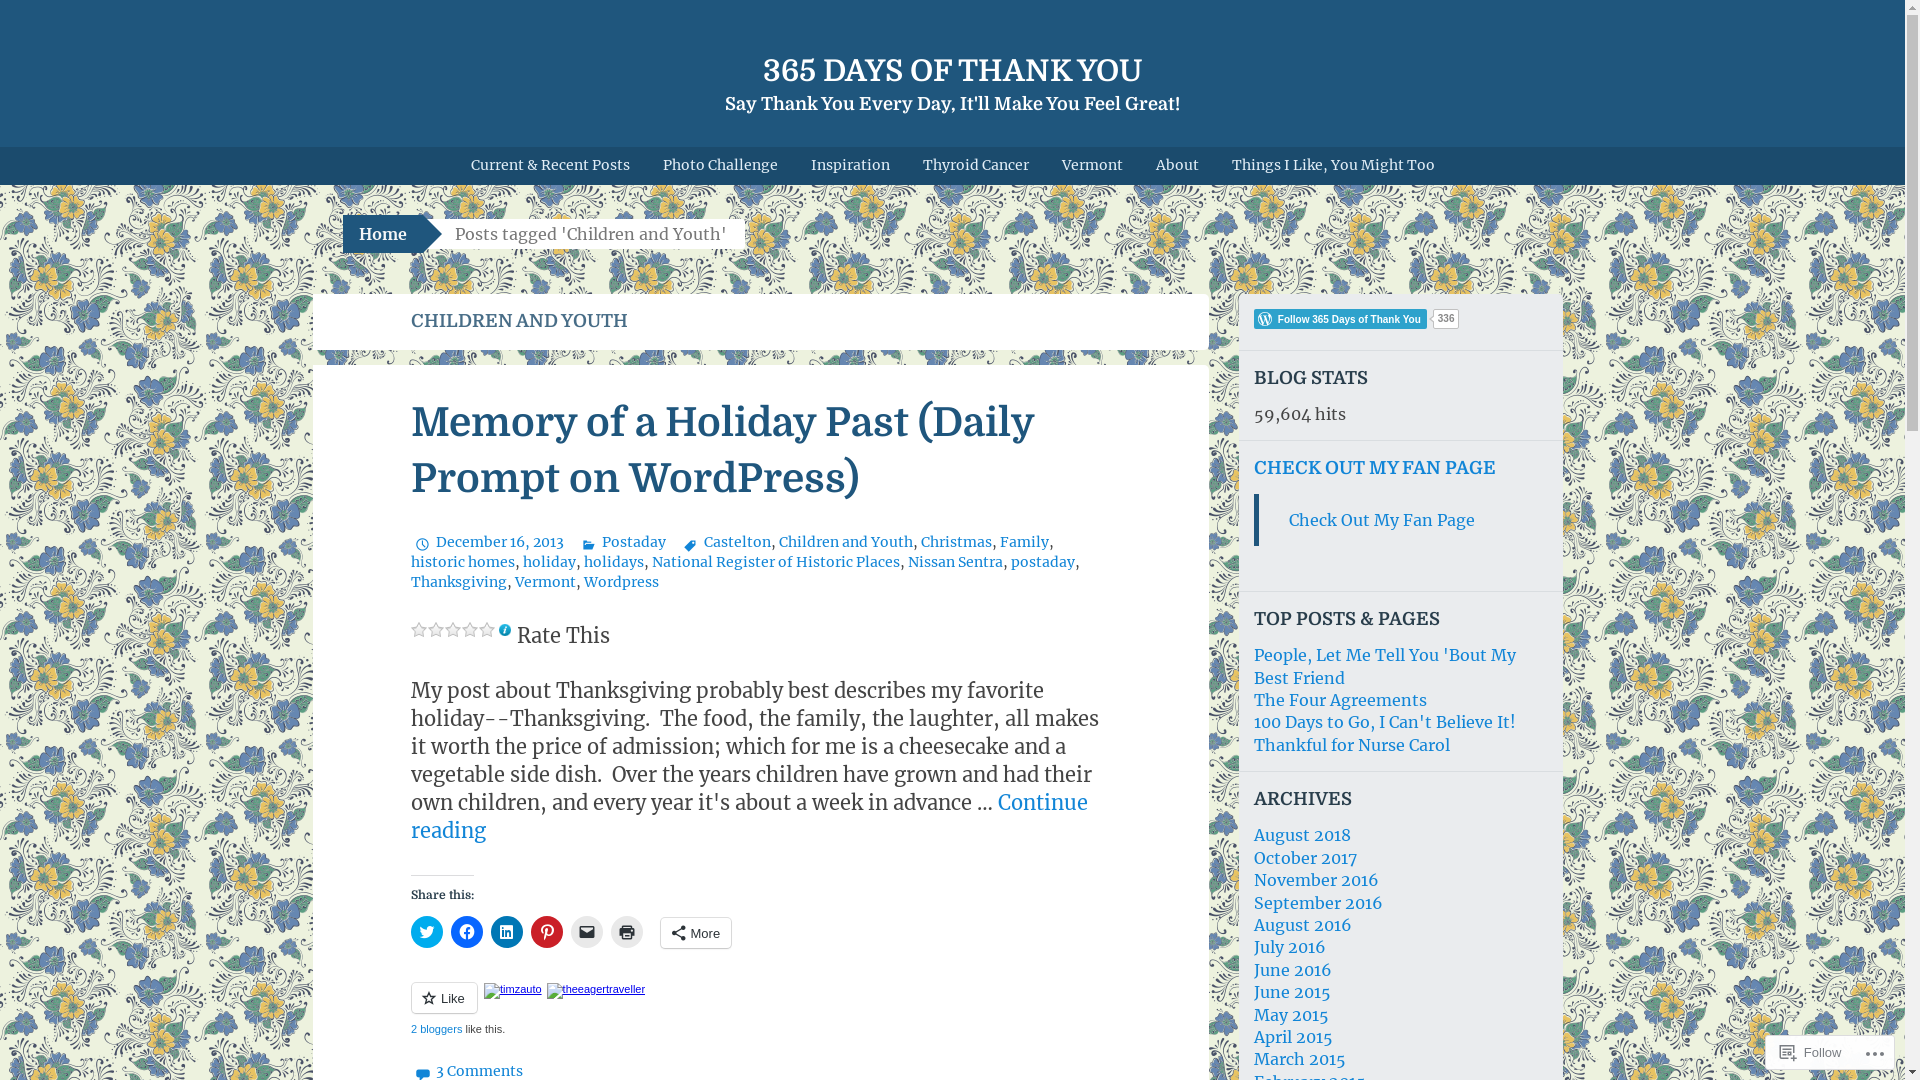 This screenshot has height=1080, width=1920. Describe the element at coordinates (1302, 834) in the screenshot. I see `'August 2018'` at that location.